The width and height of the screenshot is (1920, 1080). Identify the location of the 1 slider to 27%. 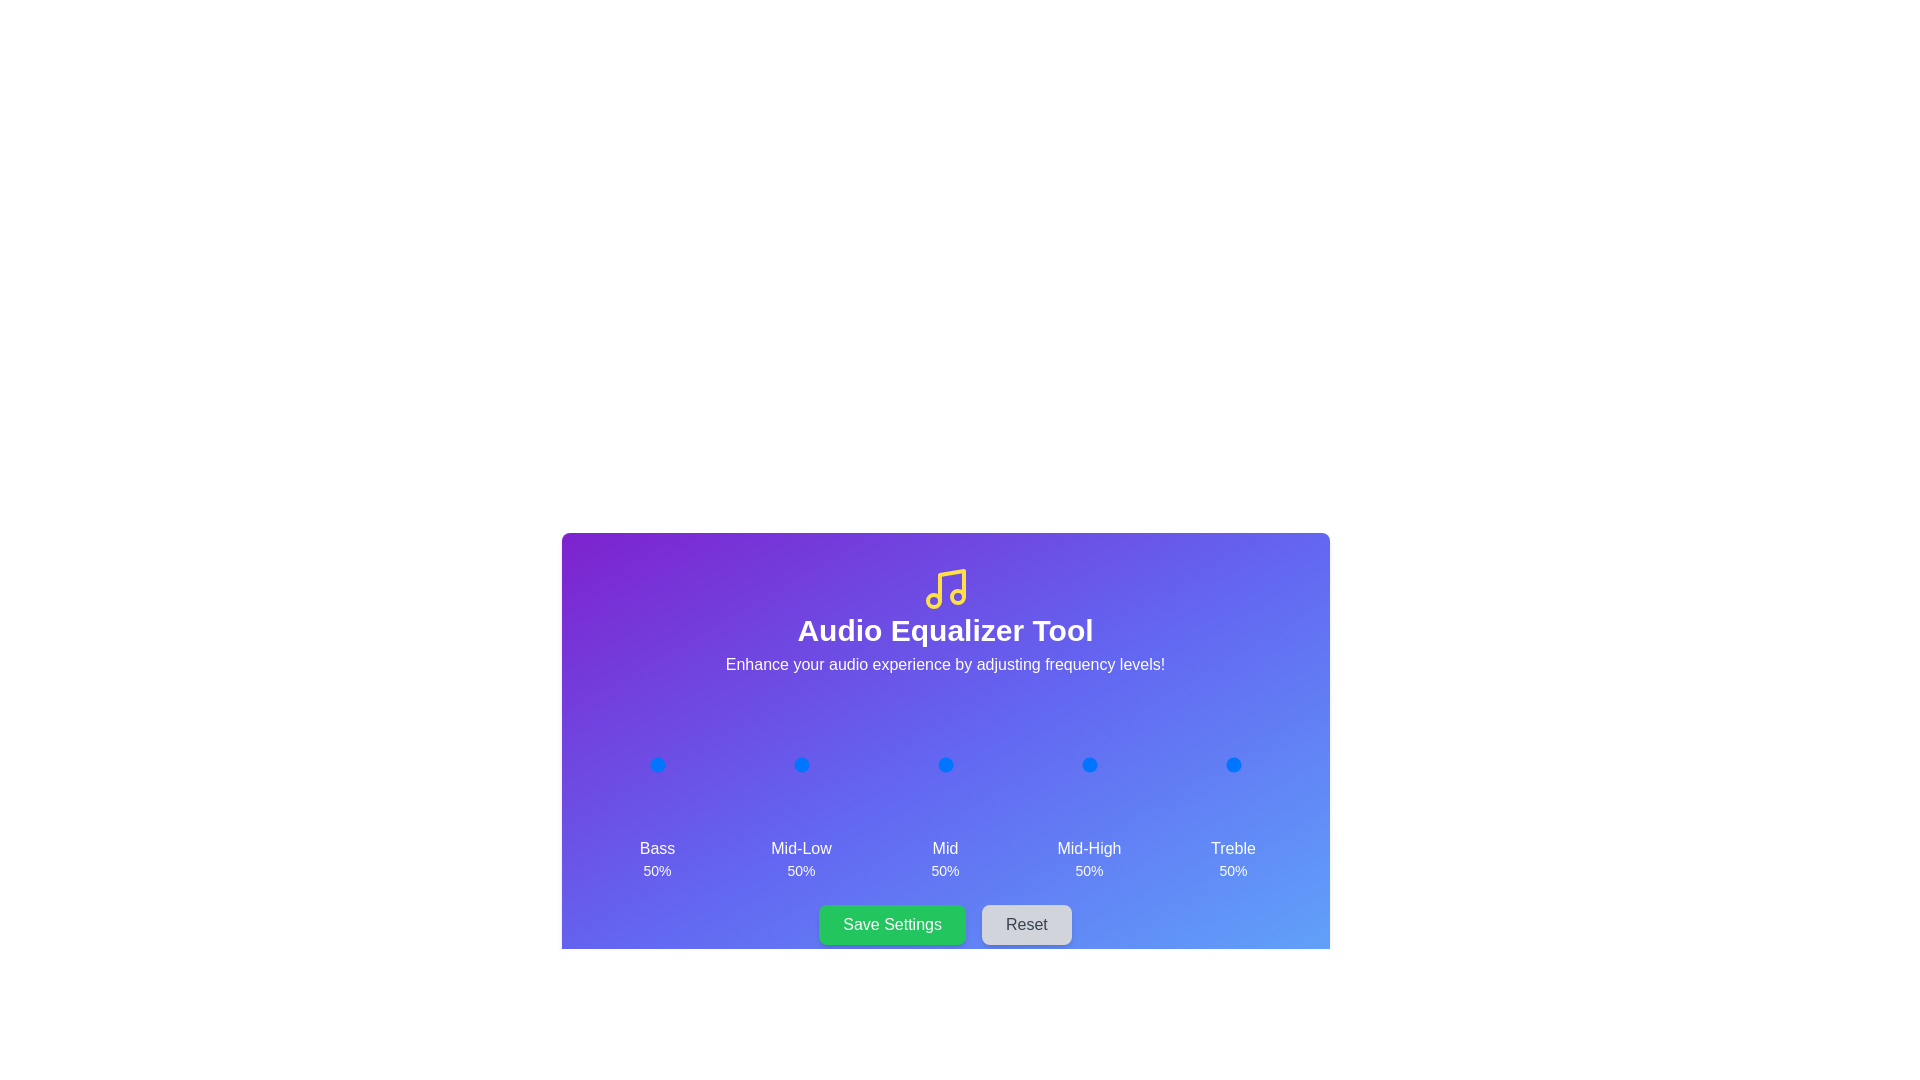
(785, 764).